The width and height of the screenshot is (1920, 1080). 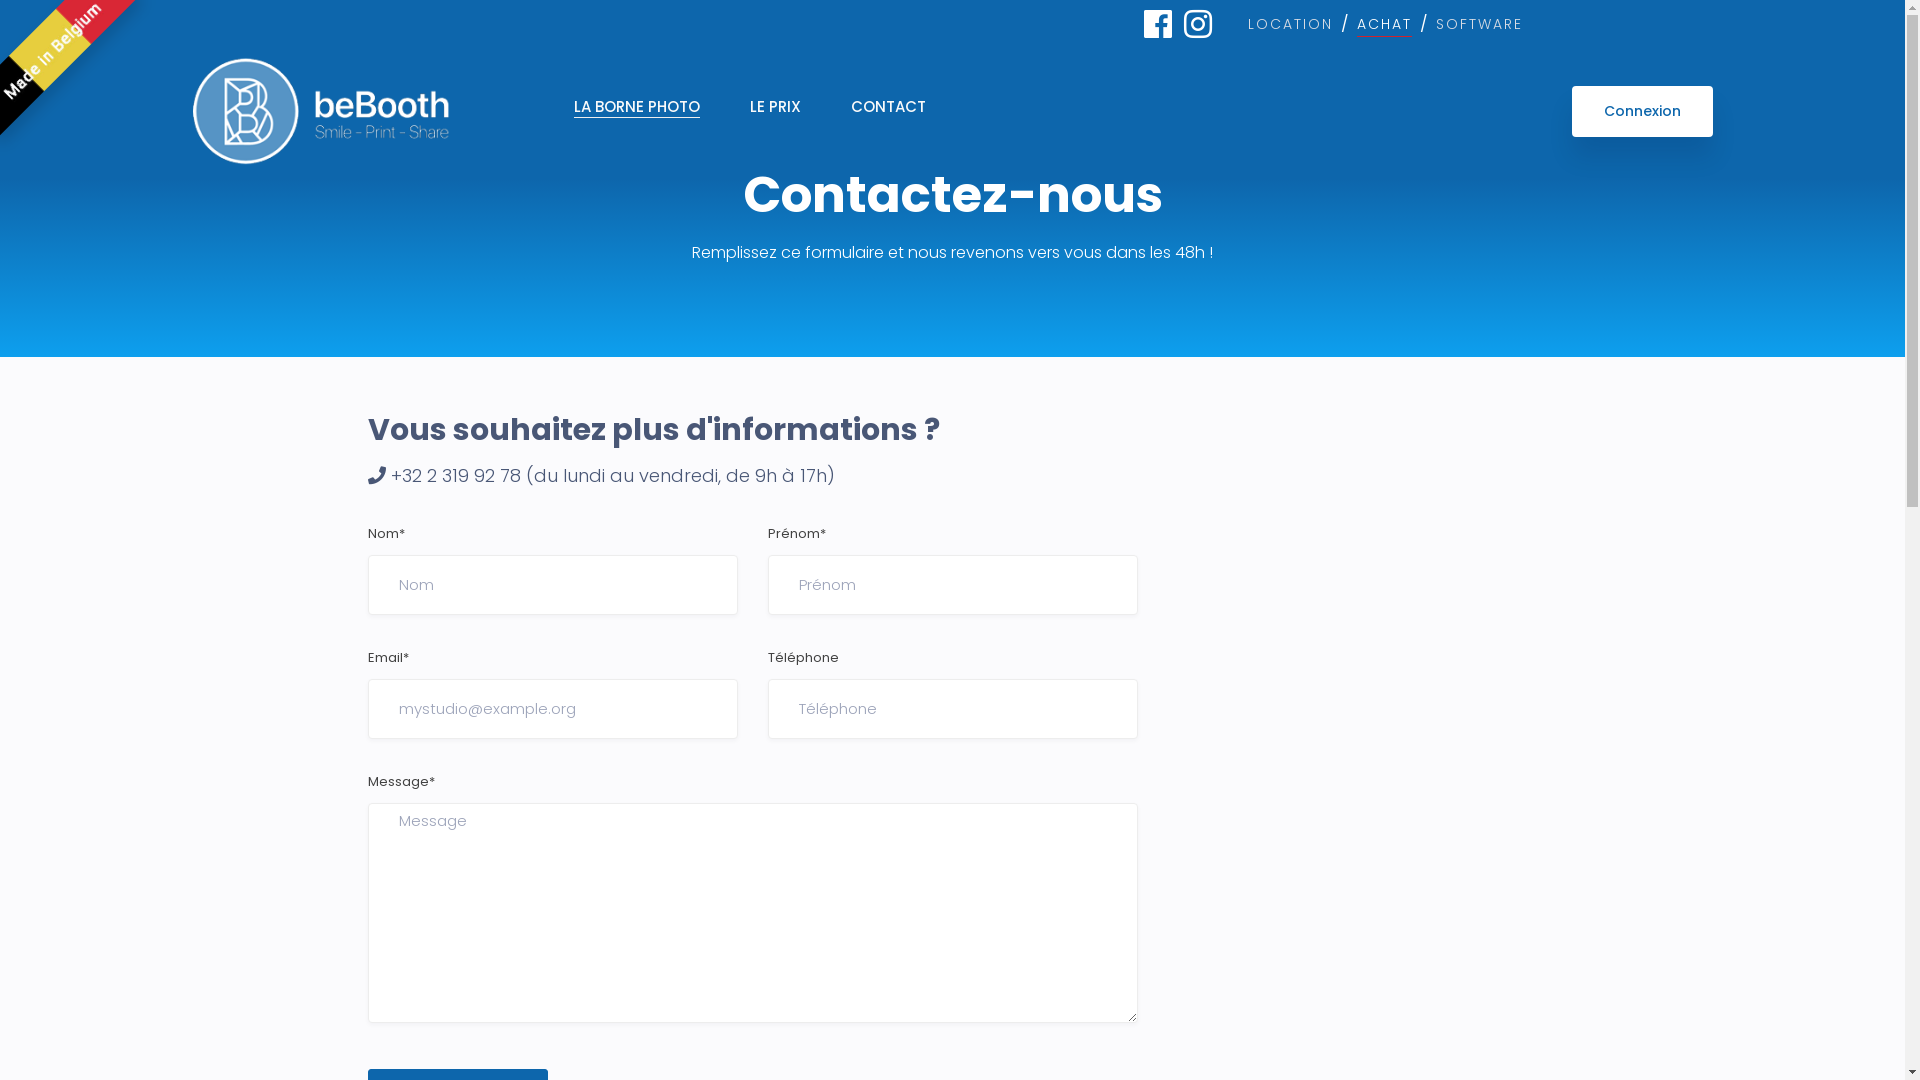 What do you see at coordinates (774, 105) in the screenshot?
I see `'LE PRIX'` at bounding box center [774, 105].